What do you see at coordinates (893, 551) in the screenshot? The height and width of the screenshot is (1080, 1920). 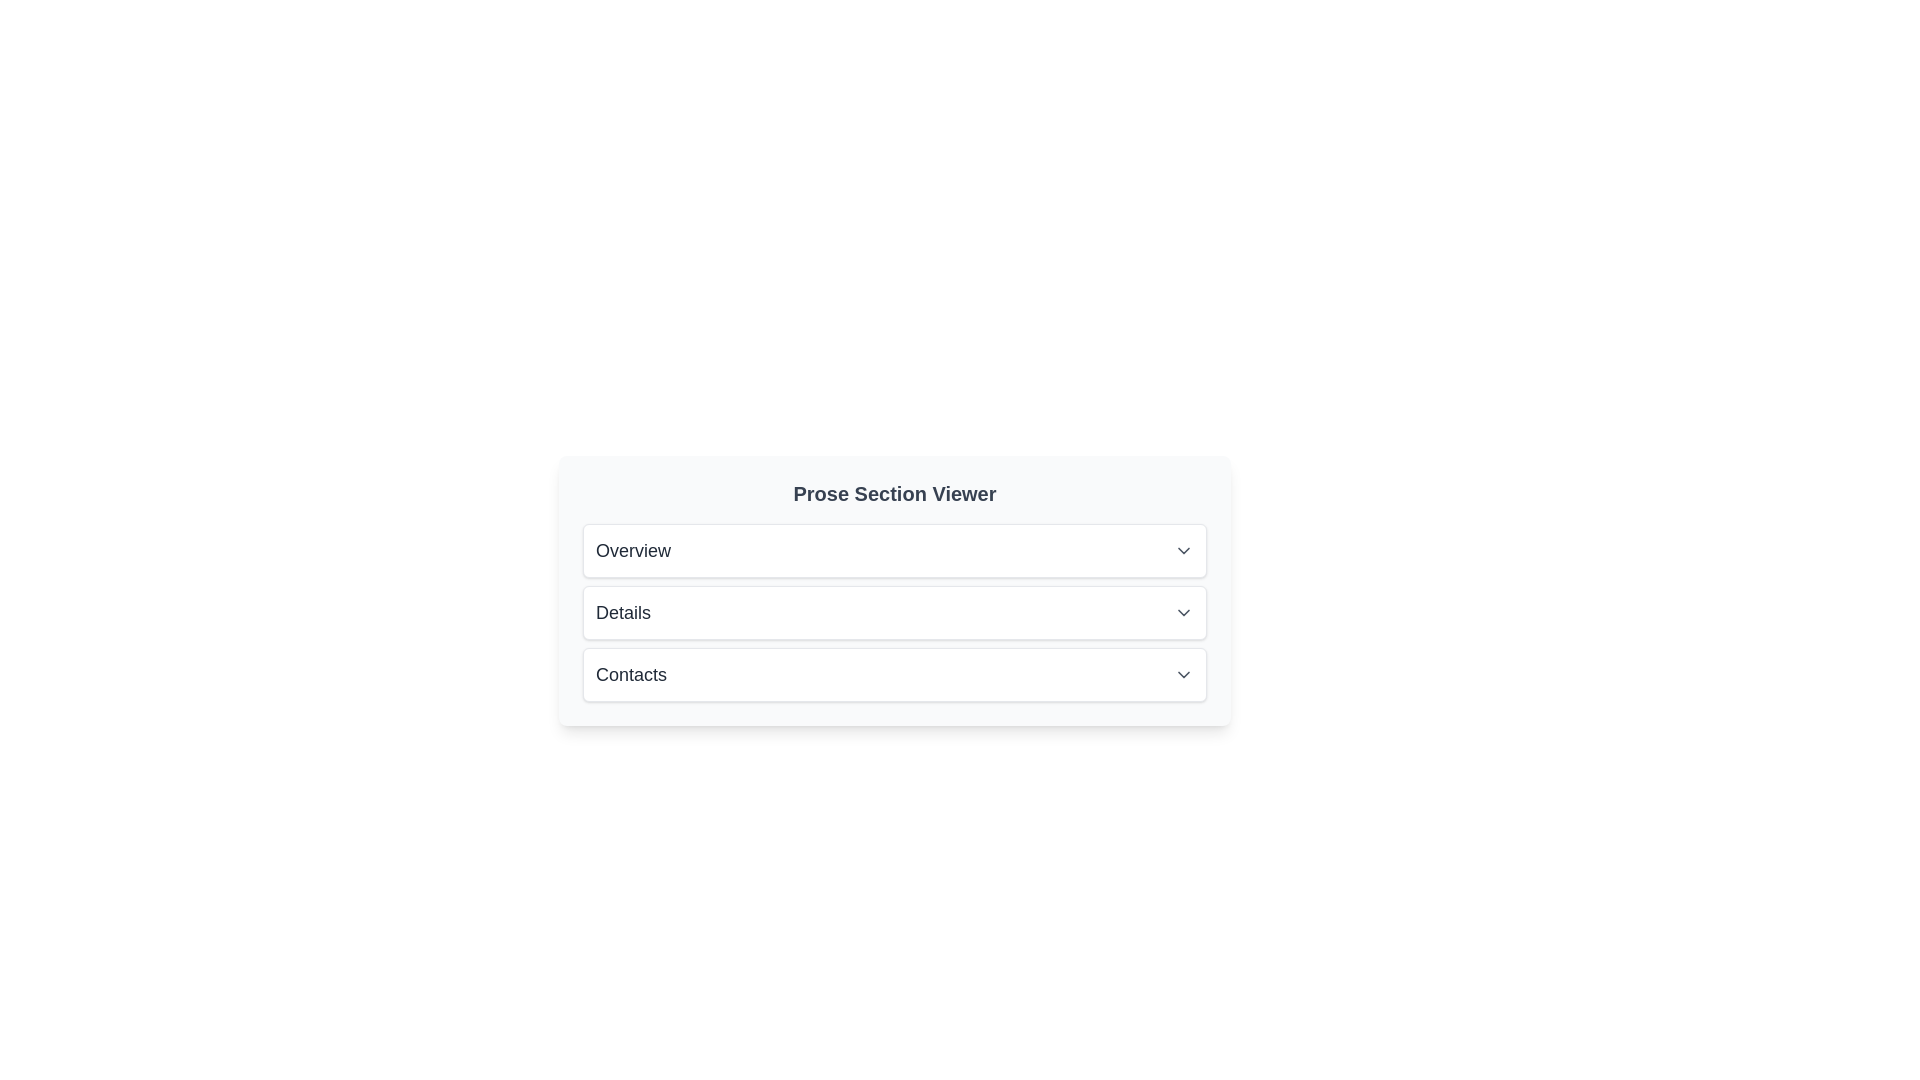 I see `the Dropdown button at the top of the button group labeled 'Overview', 'Details', and 'Contacts'` at bounding box center [893, 551].